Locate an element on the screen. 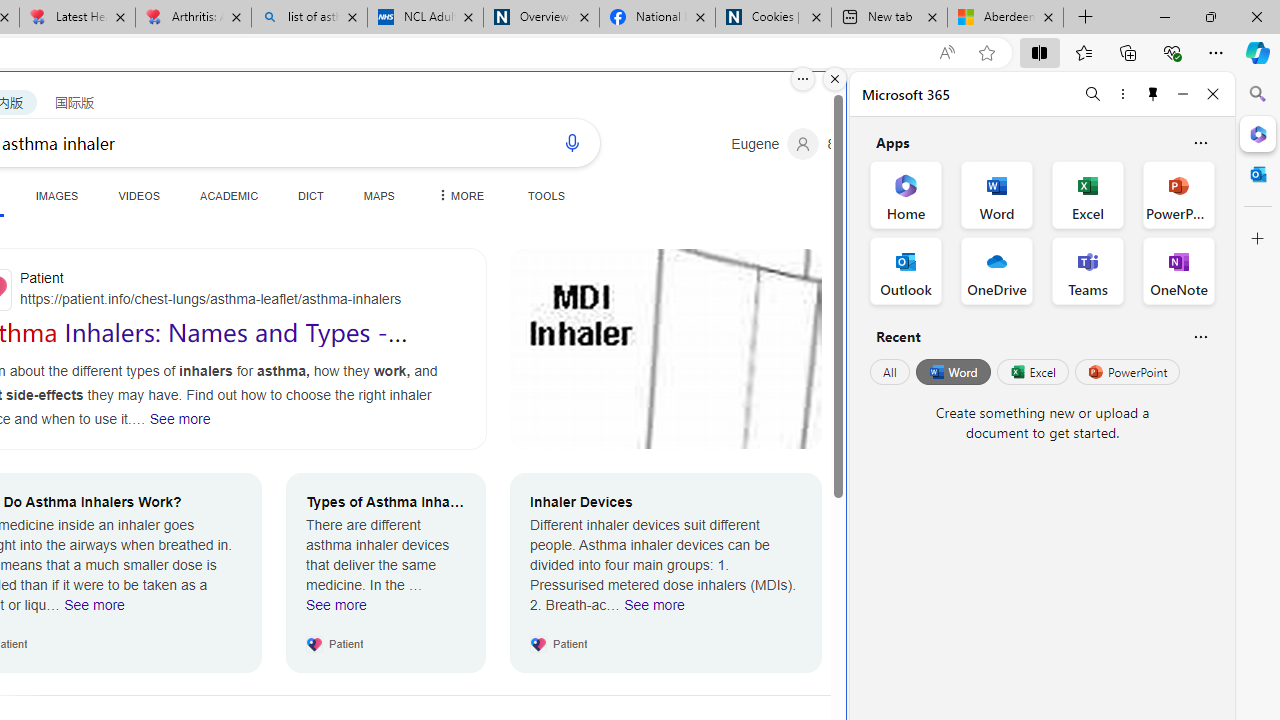 This screenshot has width=1280, height=720. 'Eugene' is located at coordinates (774, 143).